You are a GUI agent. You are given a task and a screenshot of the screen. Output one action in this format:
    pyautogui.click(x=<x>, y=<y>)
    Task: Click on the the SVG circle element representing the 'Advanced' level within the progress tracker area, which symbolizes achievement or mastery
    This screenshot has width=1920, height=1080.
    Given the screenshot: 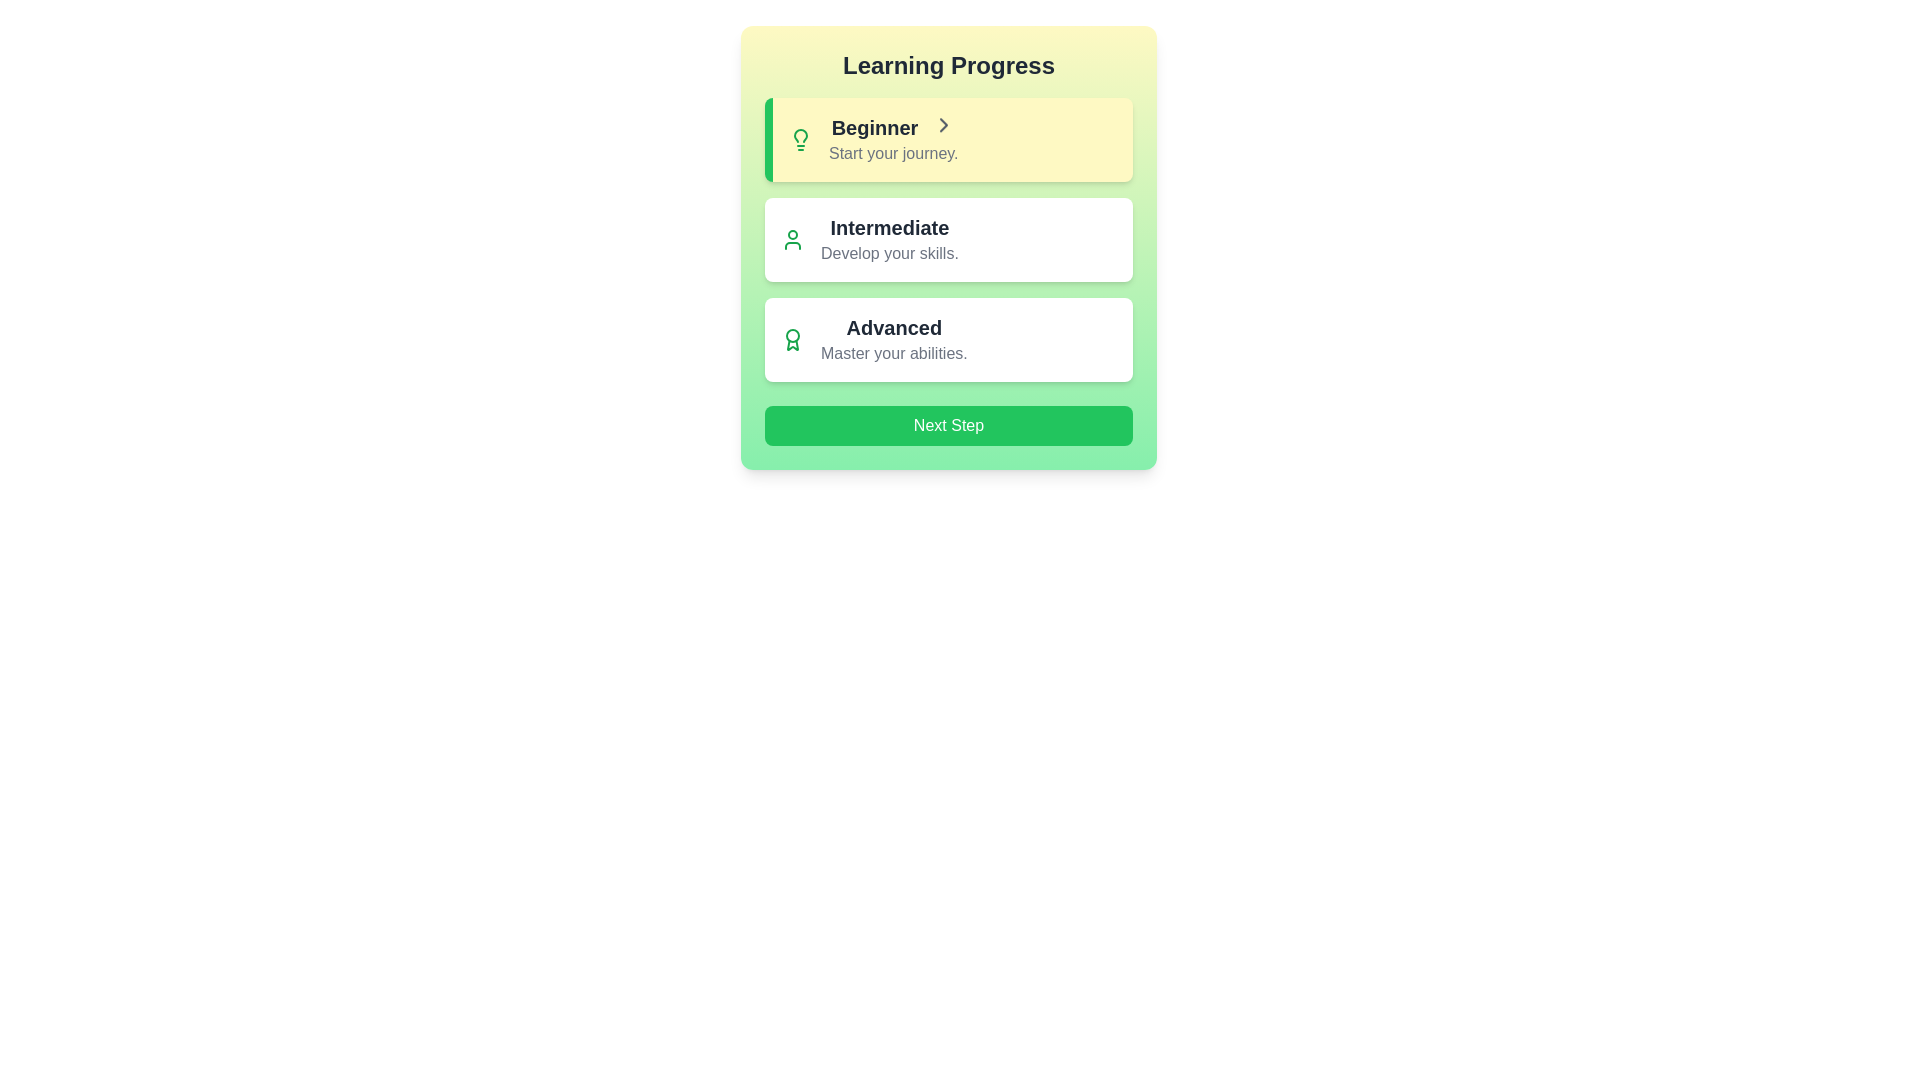 What is the action you would take?
    pyautogui.click(x=791, y=334)
    